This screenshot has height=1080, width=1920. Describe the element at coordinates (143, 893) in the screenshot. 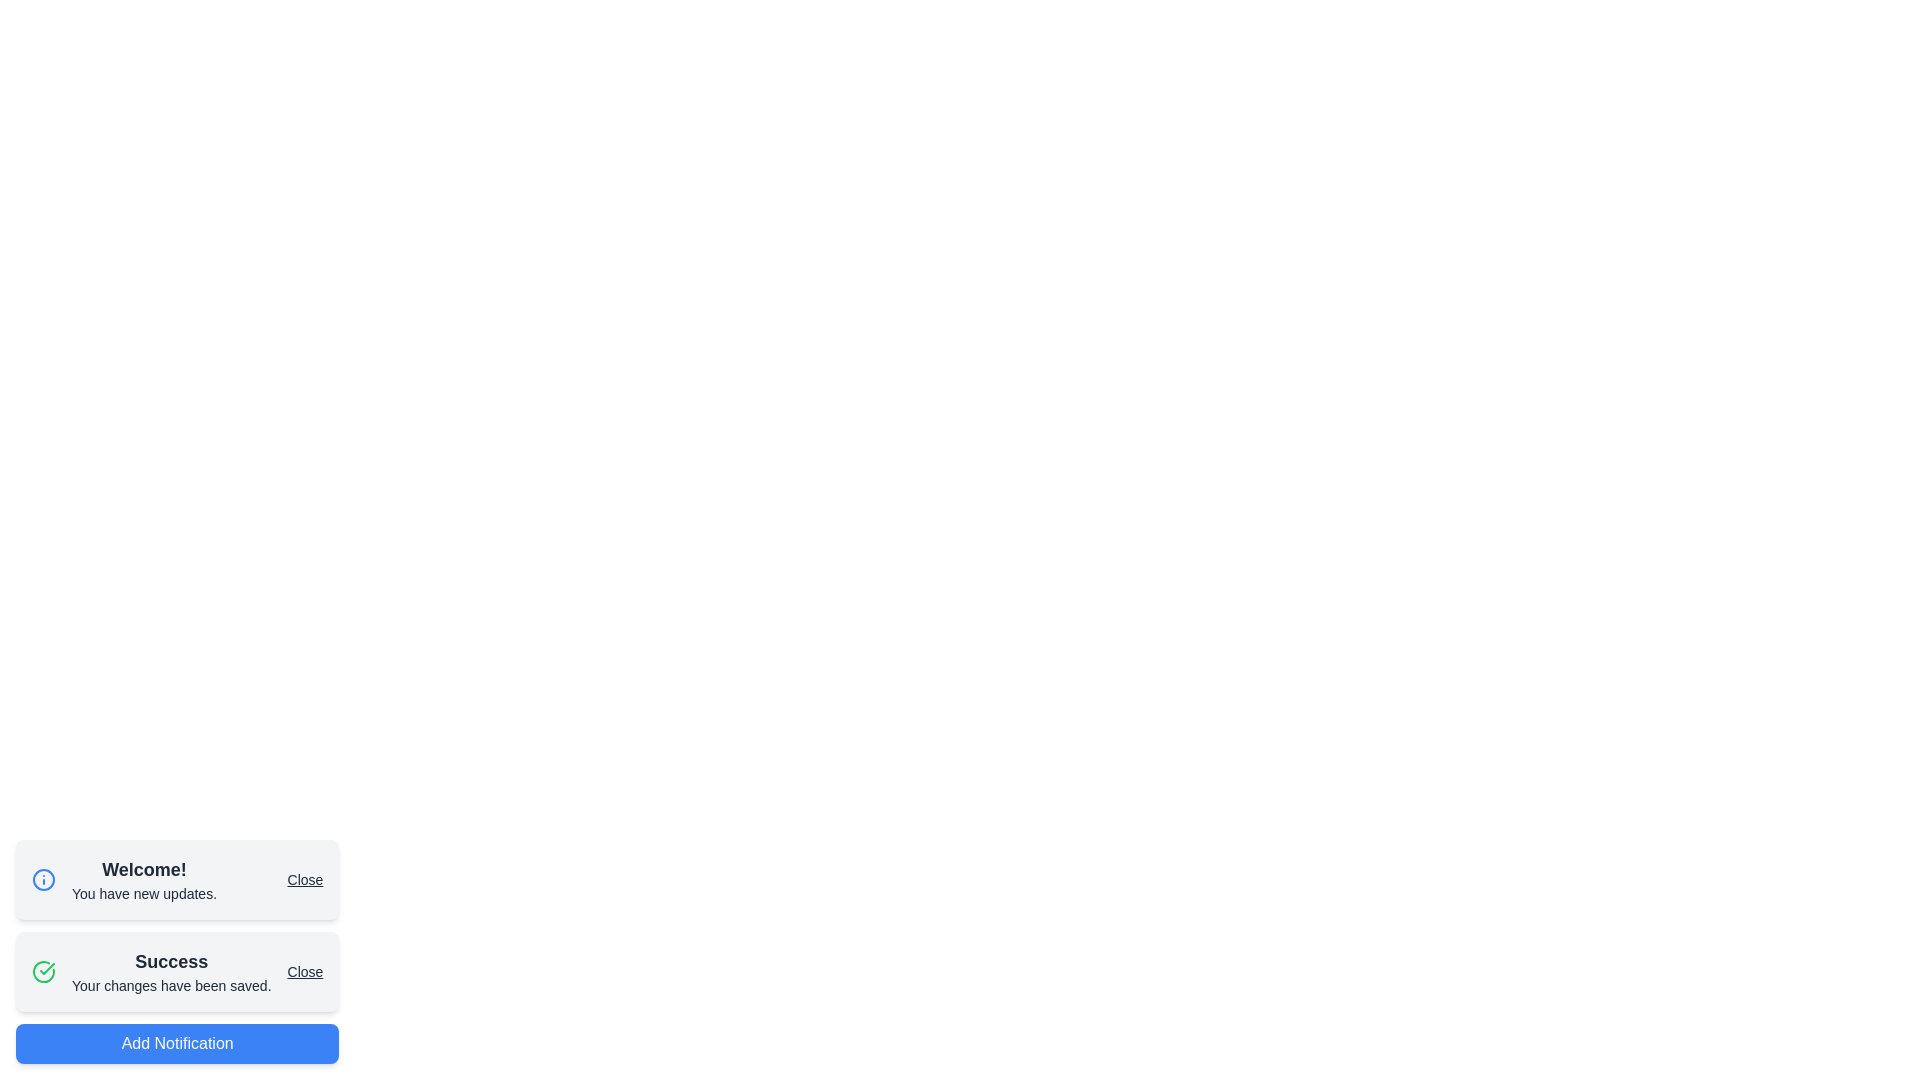

I see `the Text label that provides updates or changes, positioned below the 'Welcome!' text in the notification card` at that location.